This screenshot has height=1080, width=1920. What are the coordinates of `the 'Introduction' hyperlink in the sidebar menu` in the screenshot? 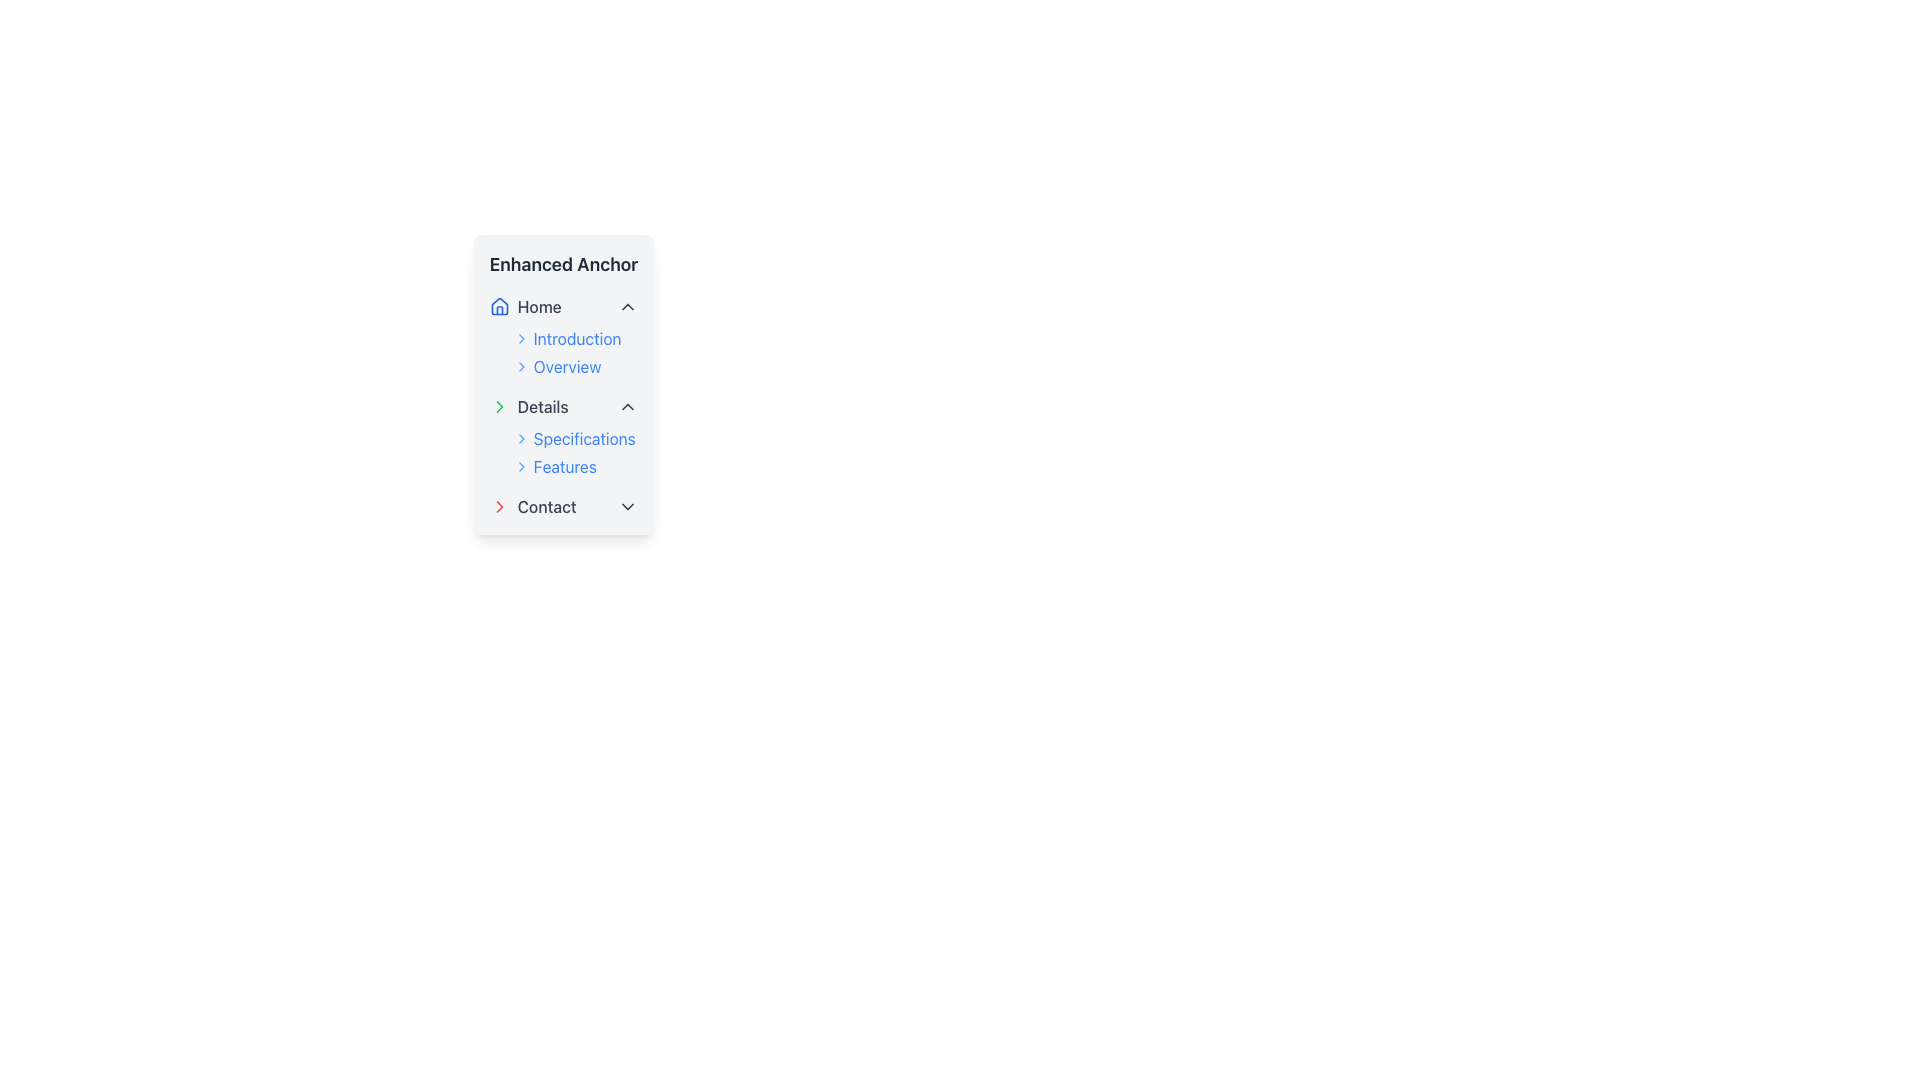 It's located at (575, 338).